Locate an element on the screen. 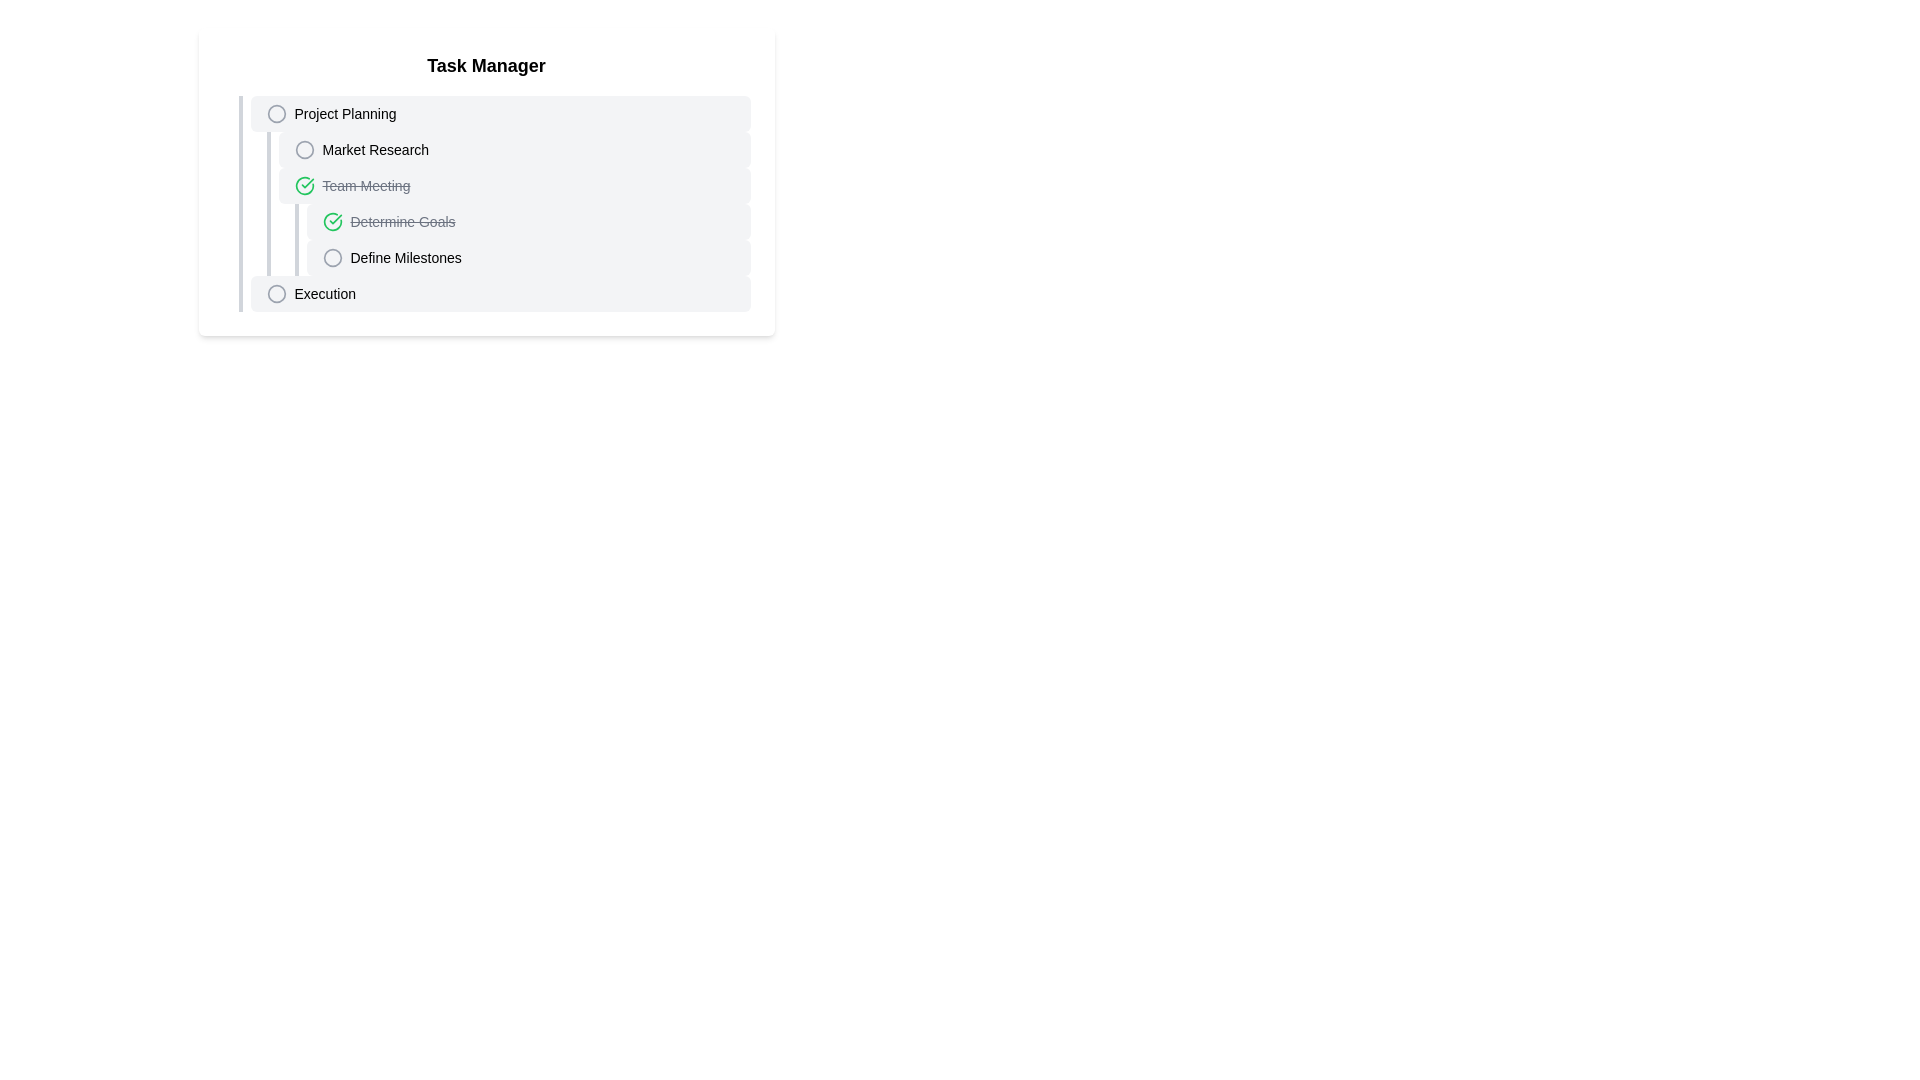 Image resolution: width=1920 pixels, height=1080 pixels. the text label displaying the completed task name 'Determine Goals', which is marked with a strikethrough style and is located to the right of a green circular check icon is located at coordinates (402, 222).